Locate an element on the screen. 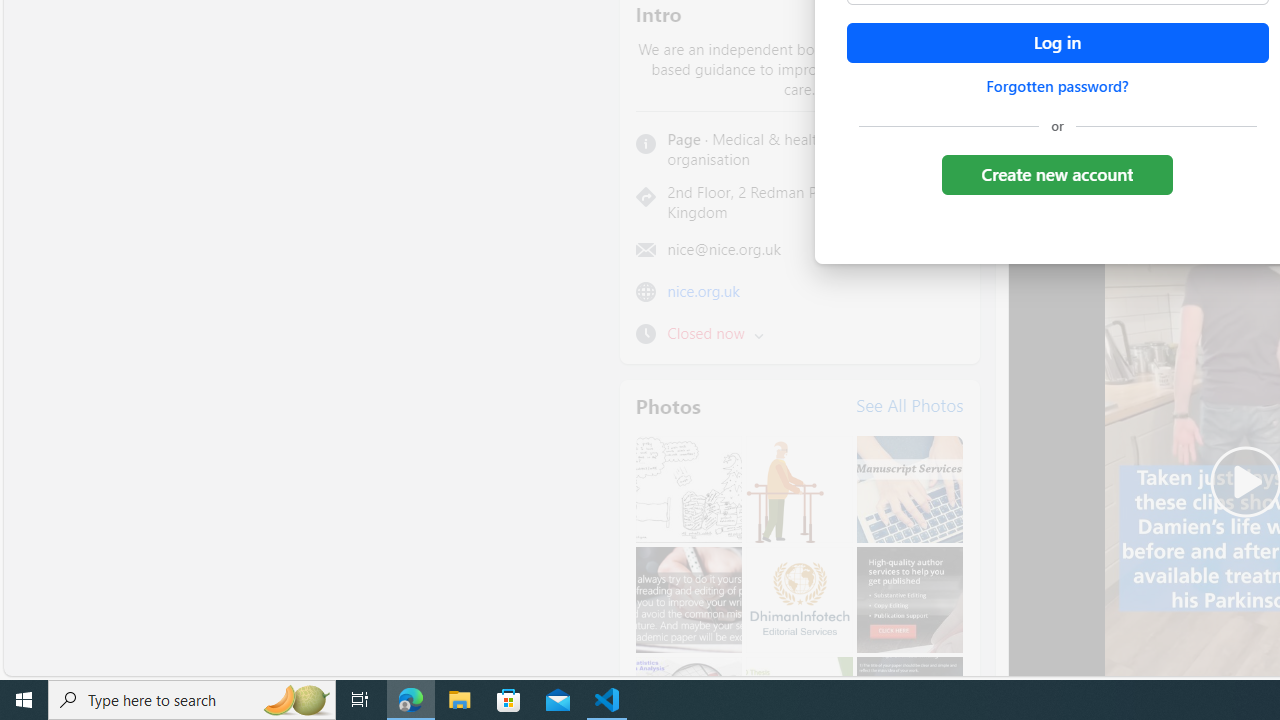 This screenshot has height=720, width=1280. 'Create new account' is located at coordinates (1056, 173).